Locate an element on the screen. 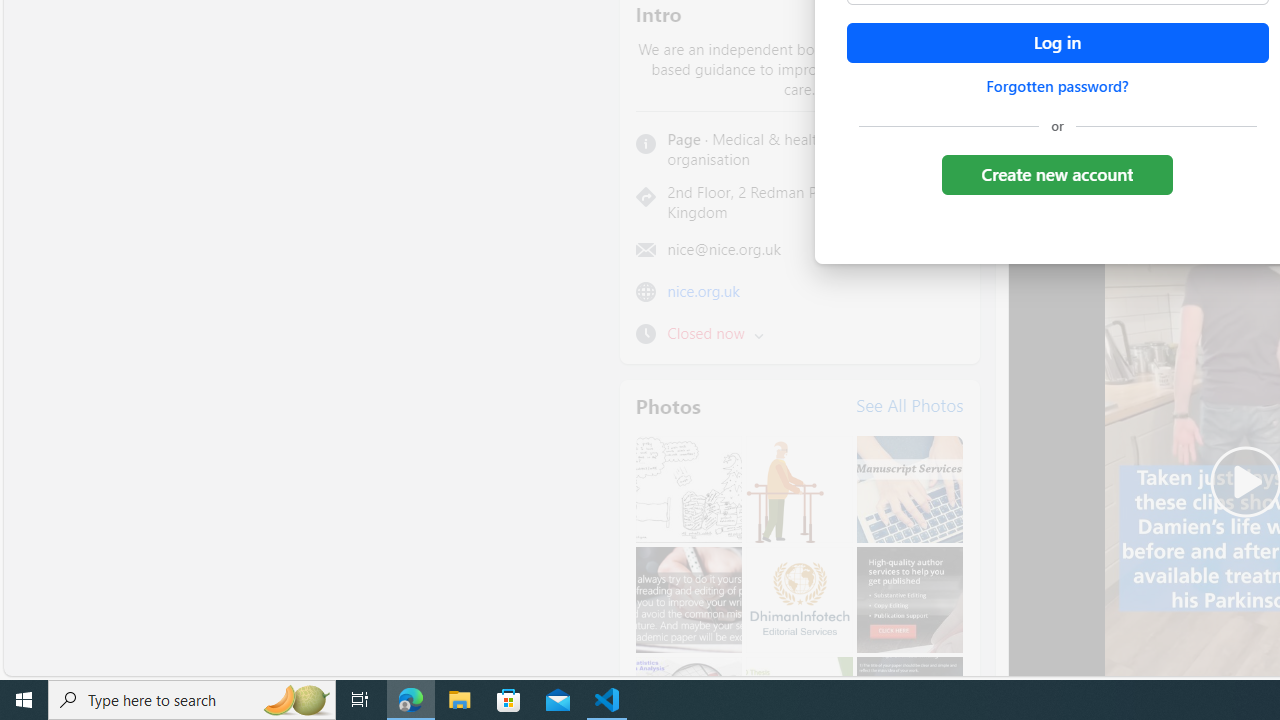 This screenshot has height=720, width=1280. 'Create new account' is located at coordinates (1056, 173).